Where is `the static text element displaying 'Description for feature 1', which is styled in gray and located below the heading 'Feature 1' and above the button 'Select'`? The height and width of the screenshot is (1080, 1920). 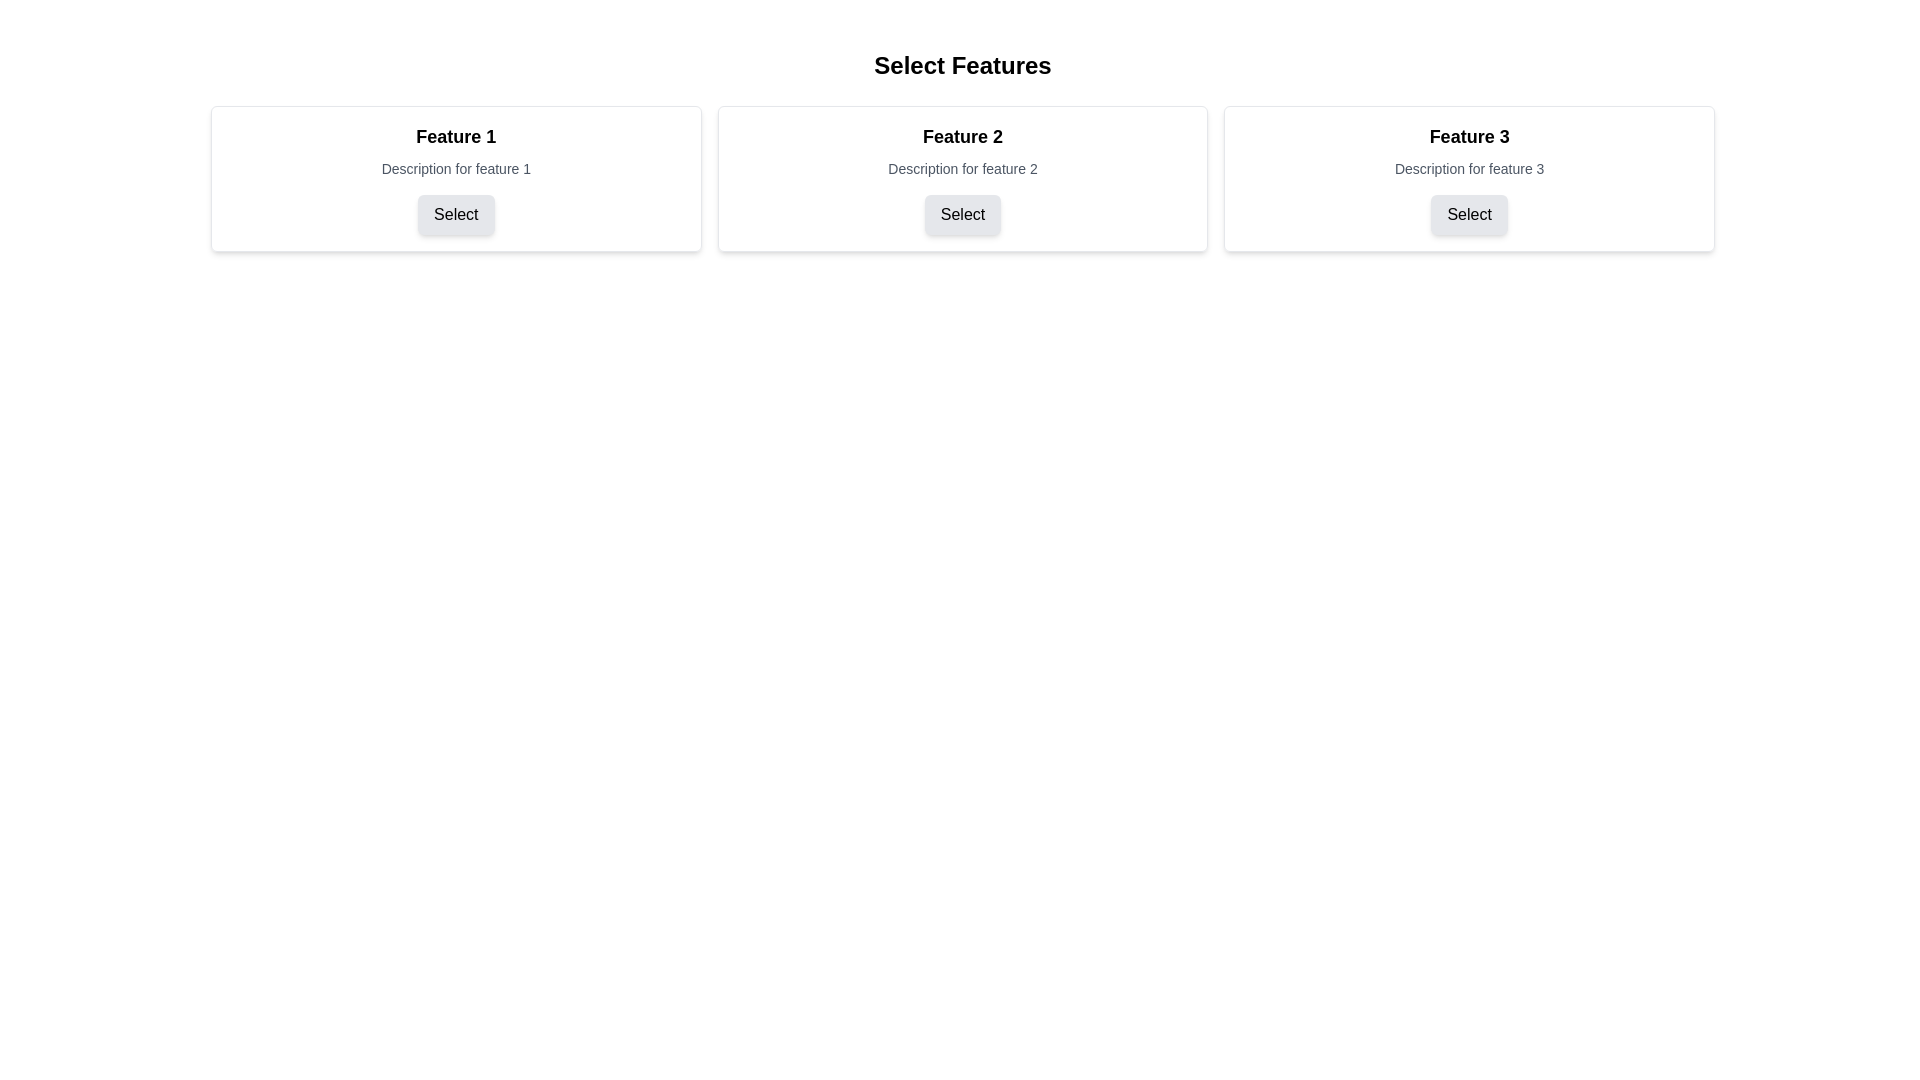 the static text element displaying 'Description for feature 1', which is styled in gray and located below the heading 'Feature 1' and above the button 'Select' is located at coordinates (455, 168).